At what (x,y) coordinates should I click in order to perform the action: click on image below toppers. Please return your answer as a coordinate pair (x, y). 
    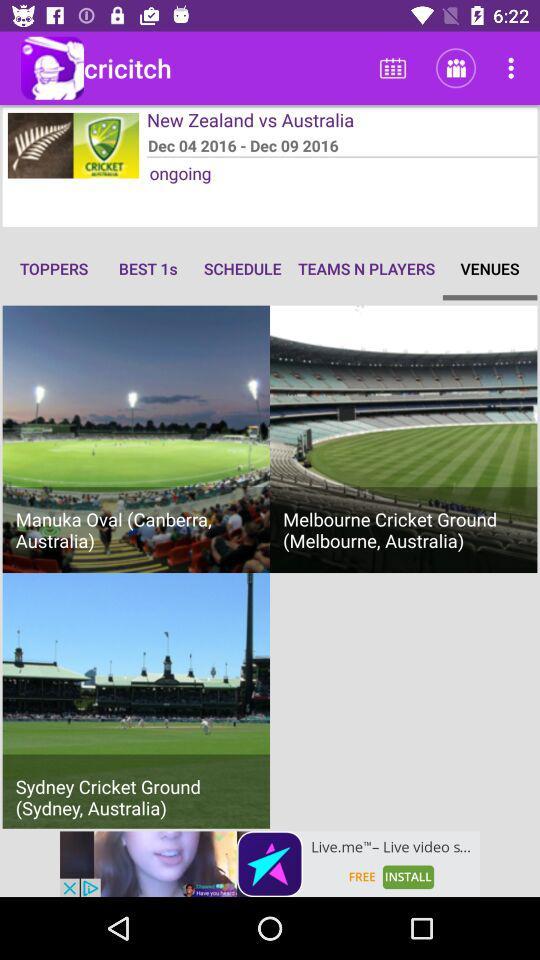
    Looking at the image, I should click on (135, 439).